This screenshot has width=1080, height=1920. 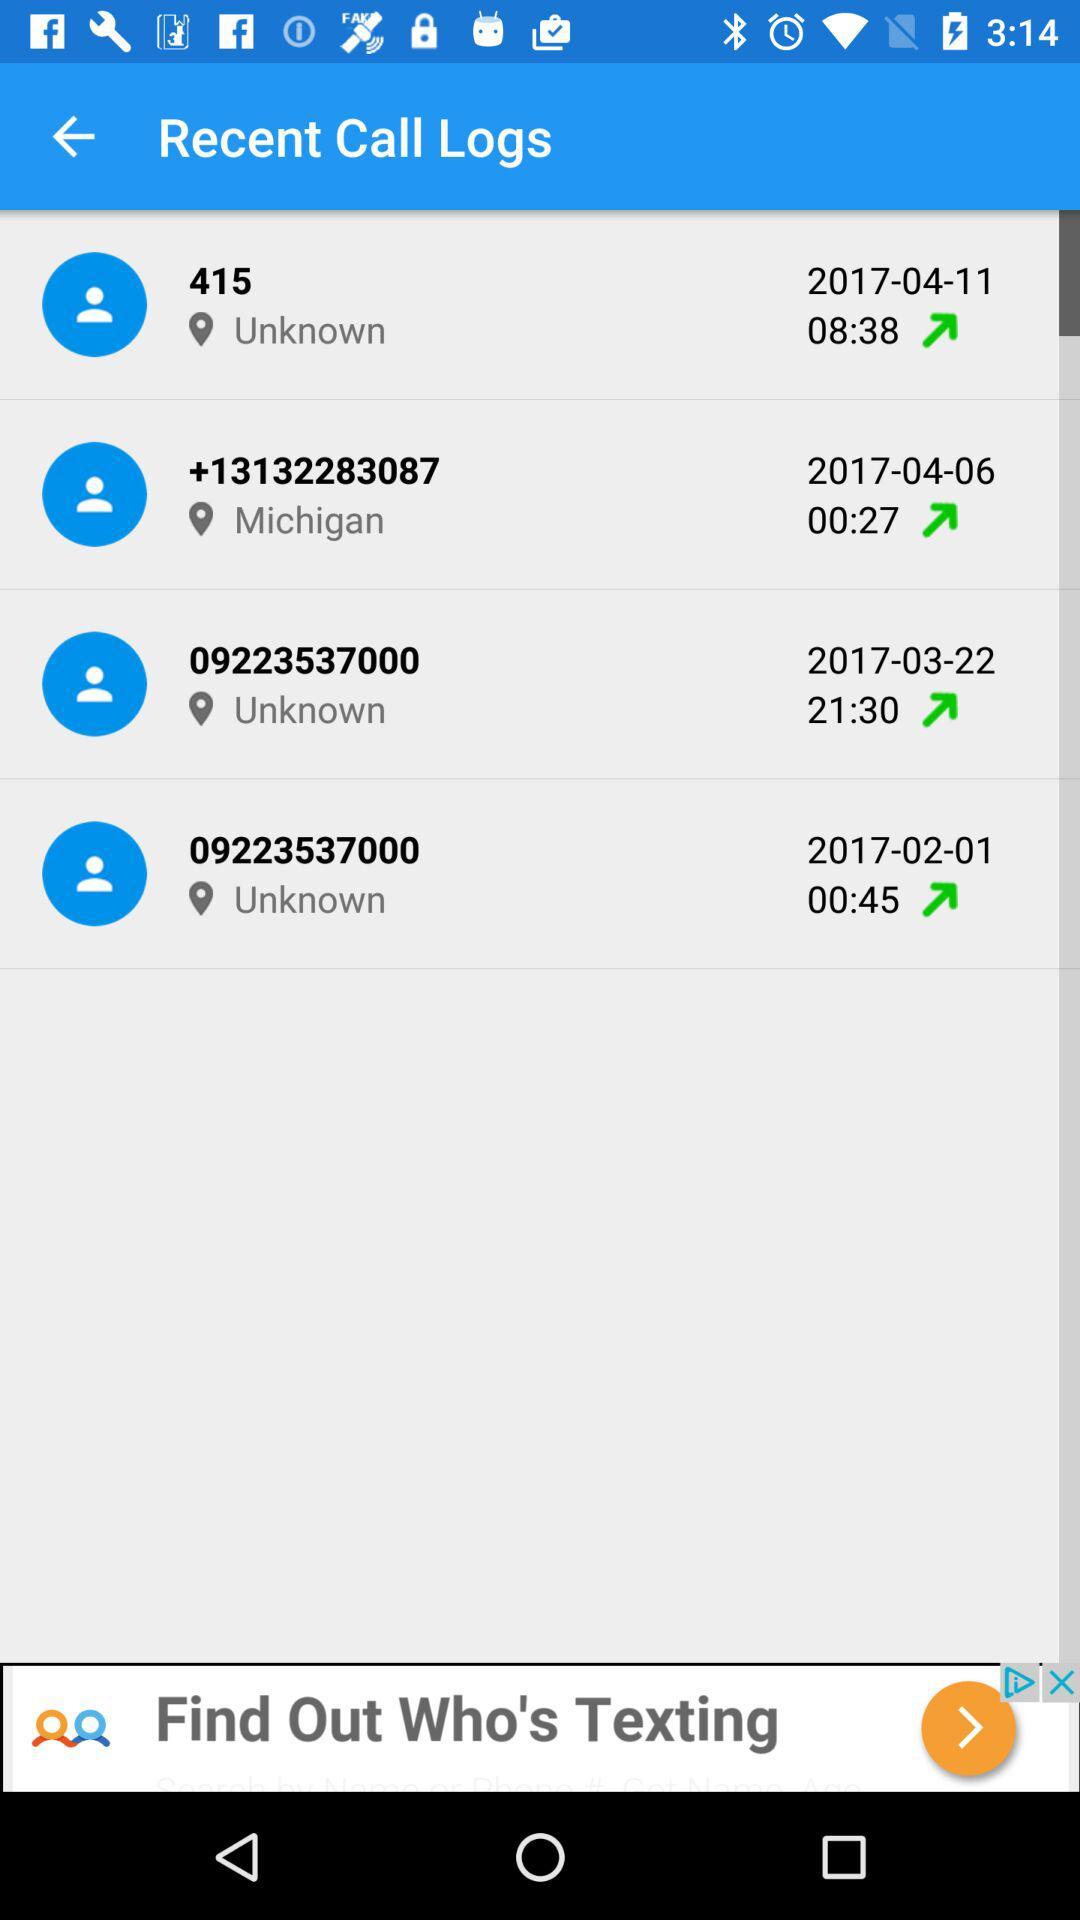 What do you see at coordinates (540, 1727) in the screenshot?
I see `discover people in your recent call log that are currently texting` at bounding box center [540, 1727].